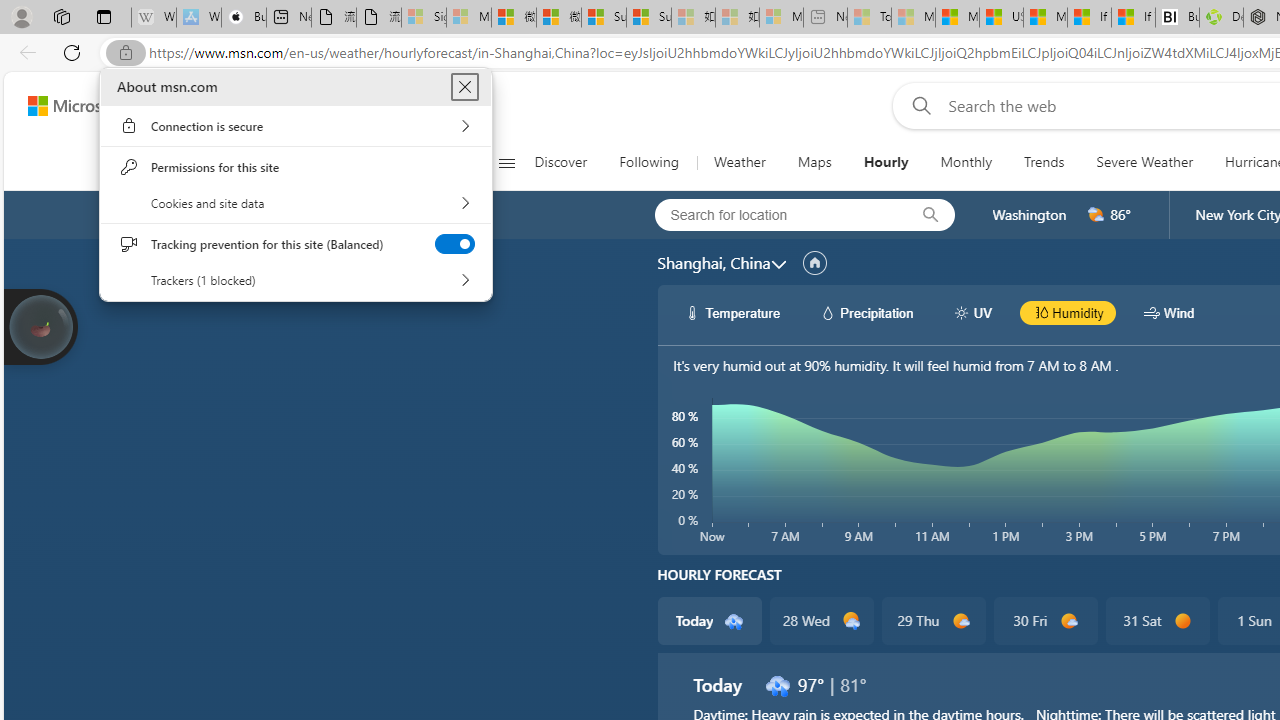 This screenshot has width=1280, height=720. I want to click on '28 Wed d2100', so click(821, 620).